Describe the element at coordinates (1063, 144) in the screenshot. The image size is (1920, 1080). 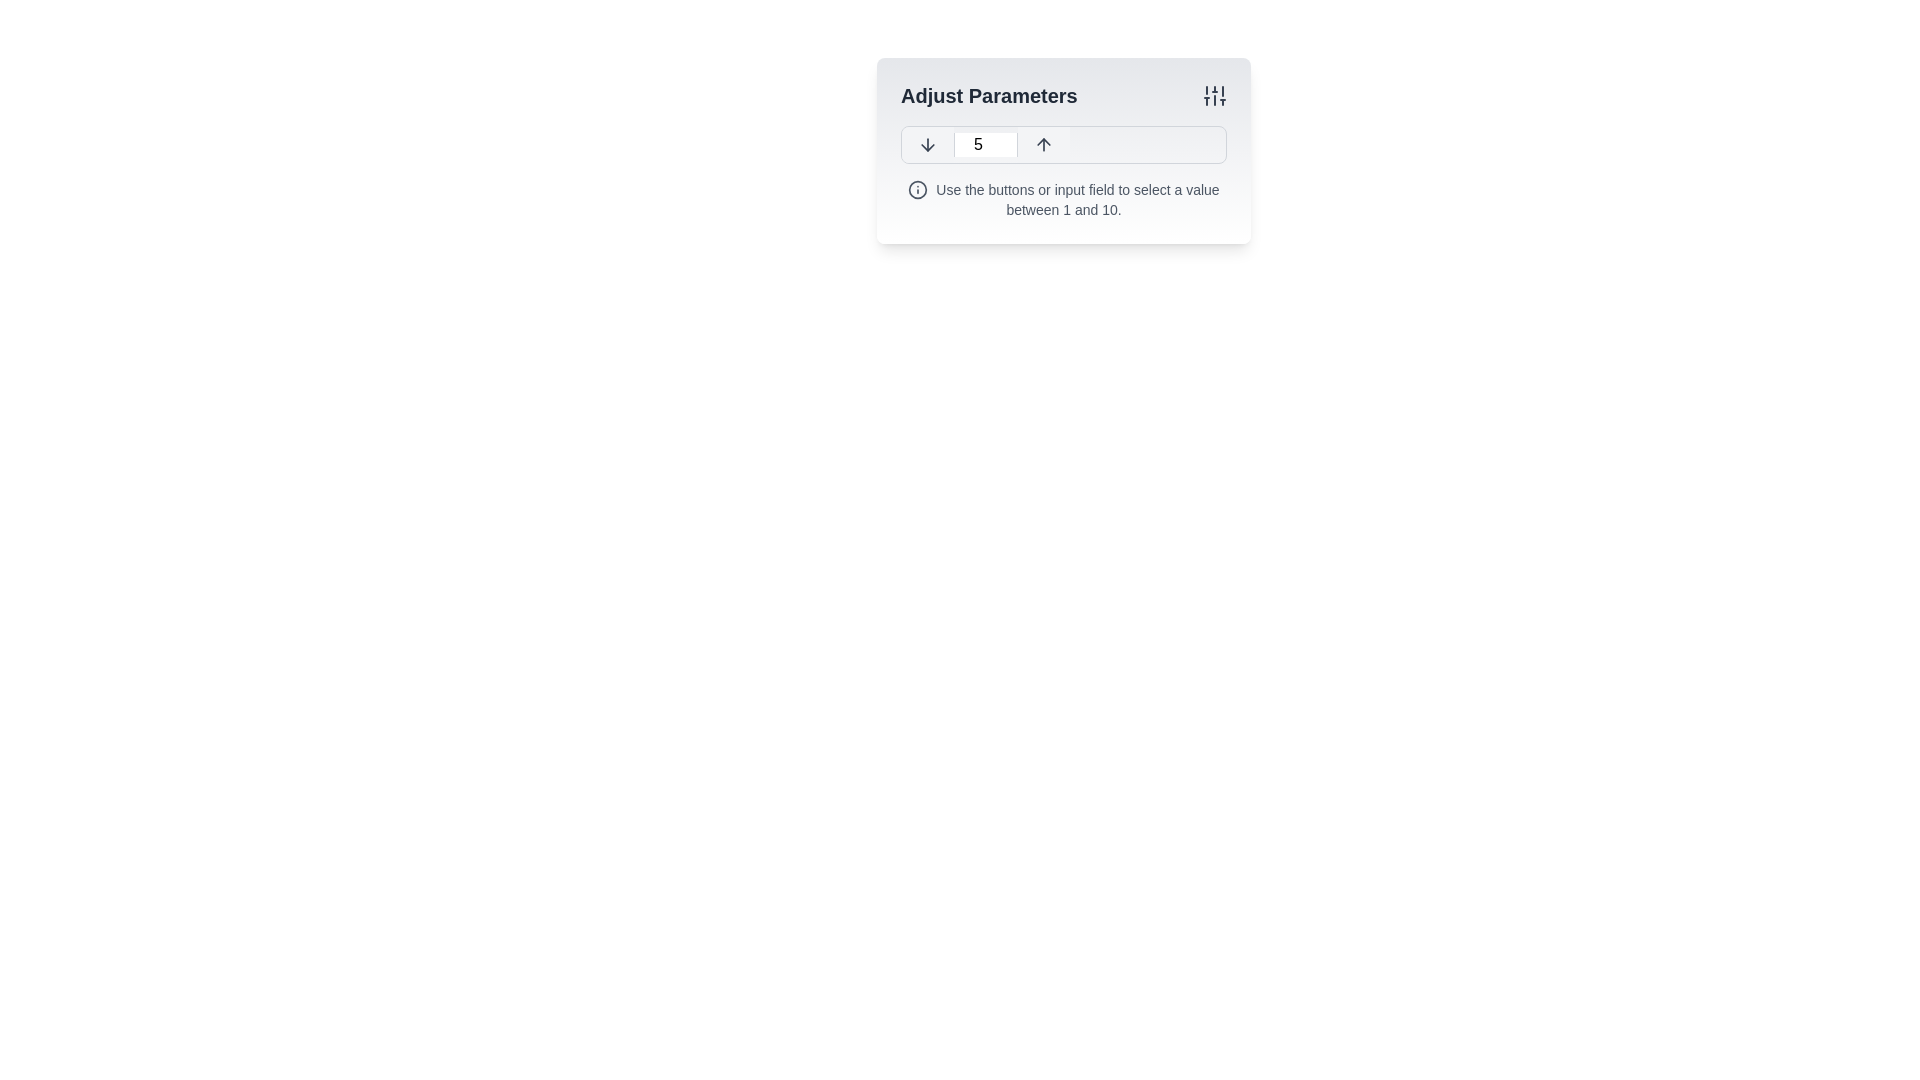
I see `the upward and downward arrow icons of the Number input control` at that location.